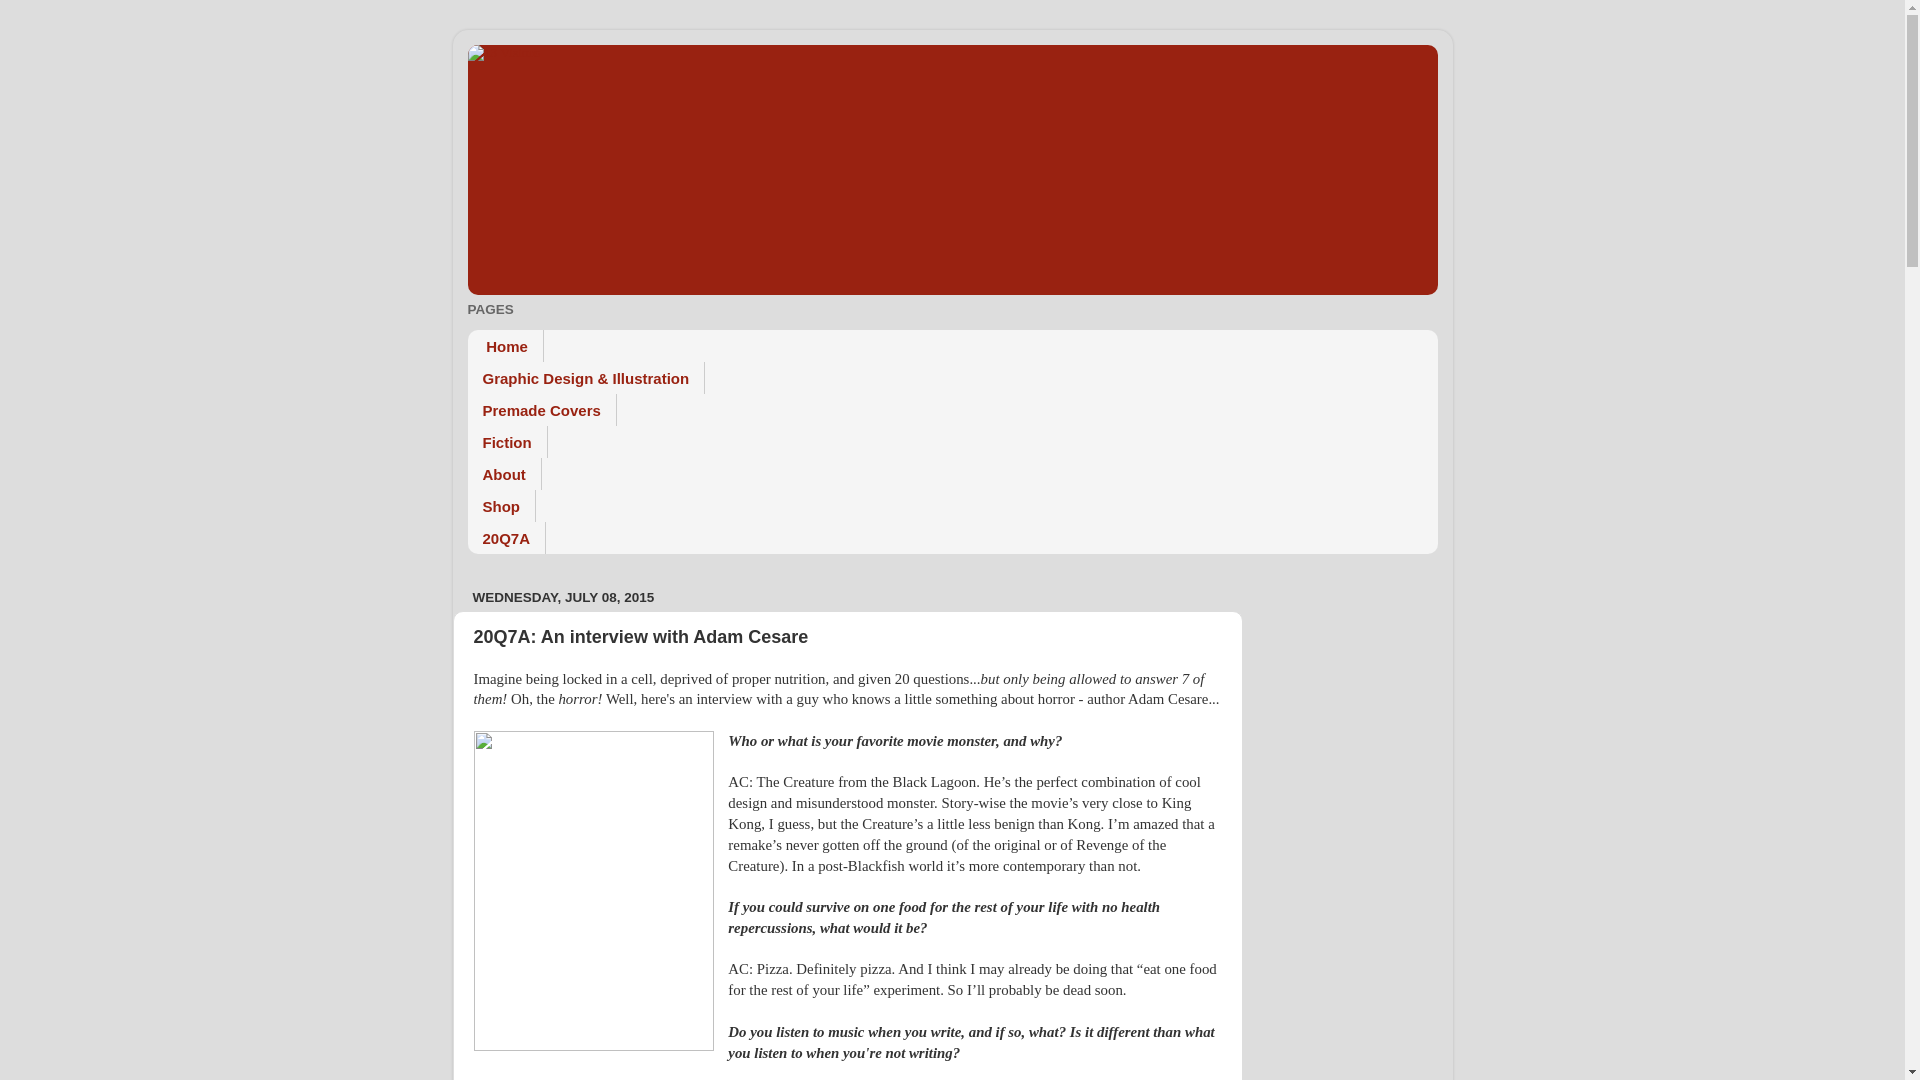 Image resolution: width=1920 pixels, height=1080 pixels. What do you see at coordinates (508, 441) in the screenshot?
I see `'Fiction'` at bounding box center [508, 441].